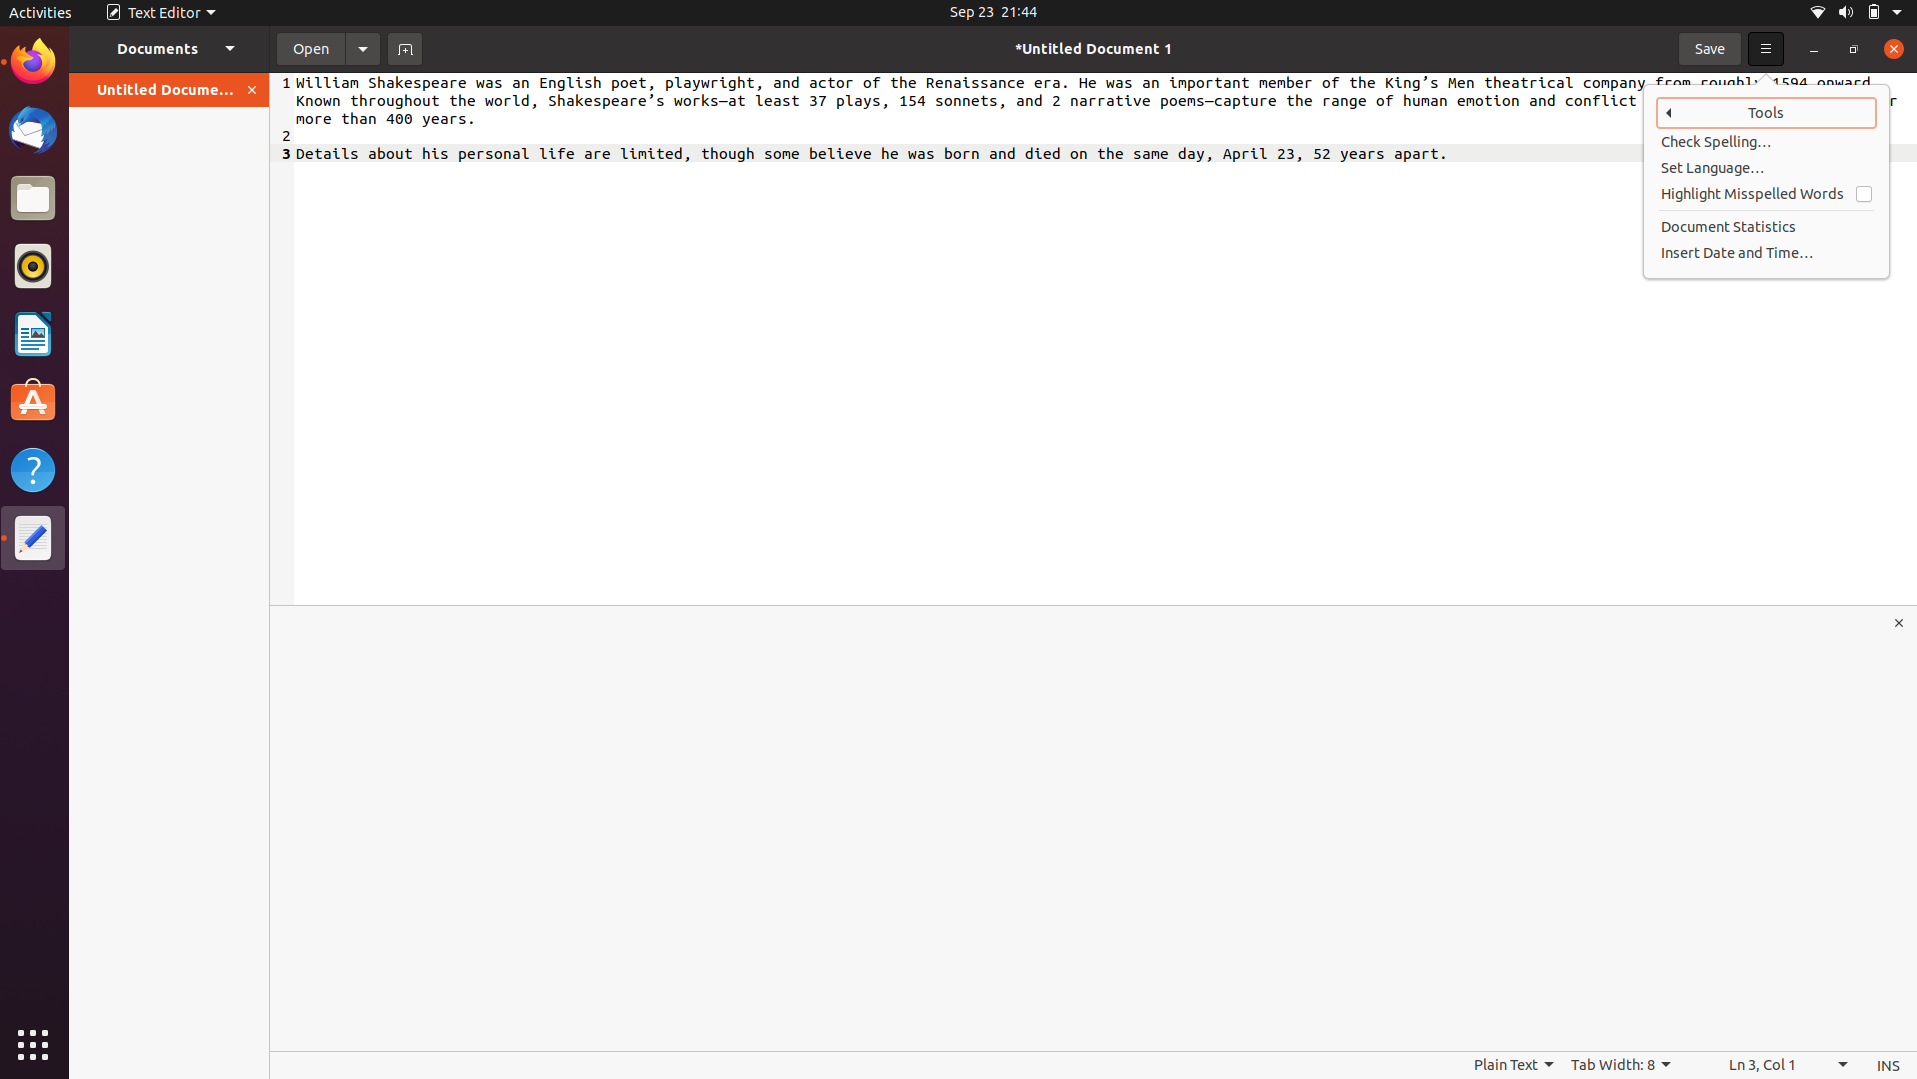 This screenshot has height=1079, width=1917. Describe the element at coordinates (1765, 224) in the screenshot. I see `document"s statistics` at that location.